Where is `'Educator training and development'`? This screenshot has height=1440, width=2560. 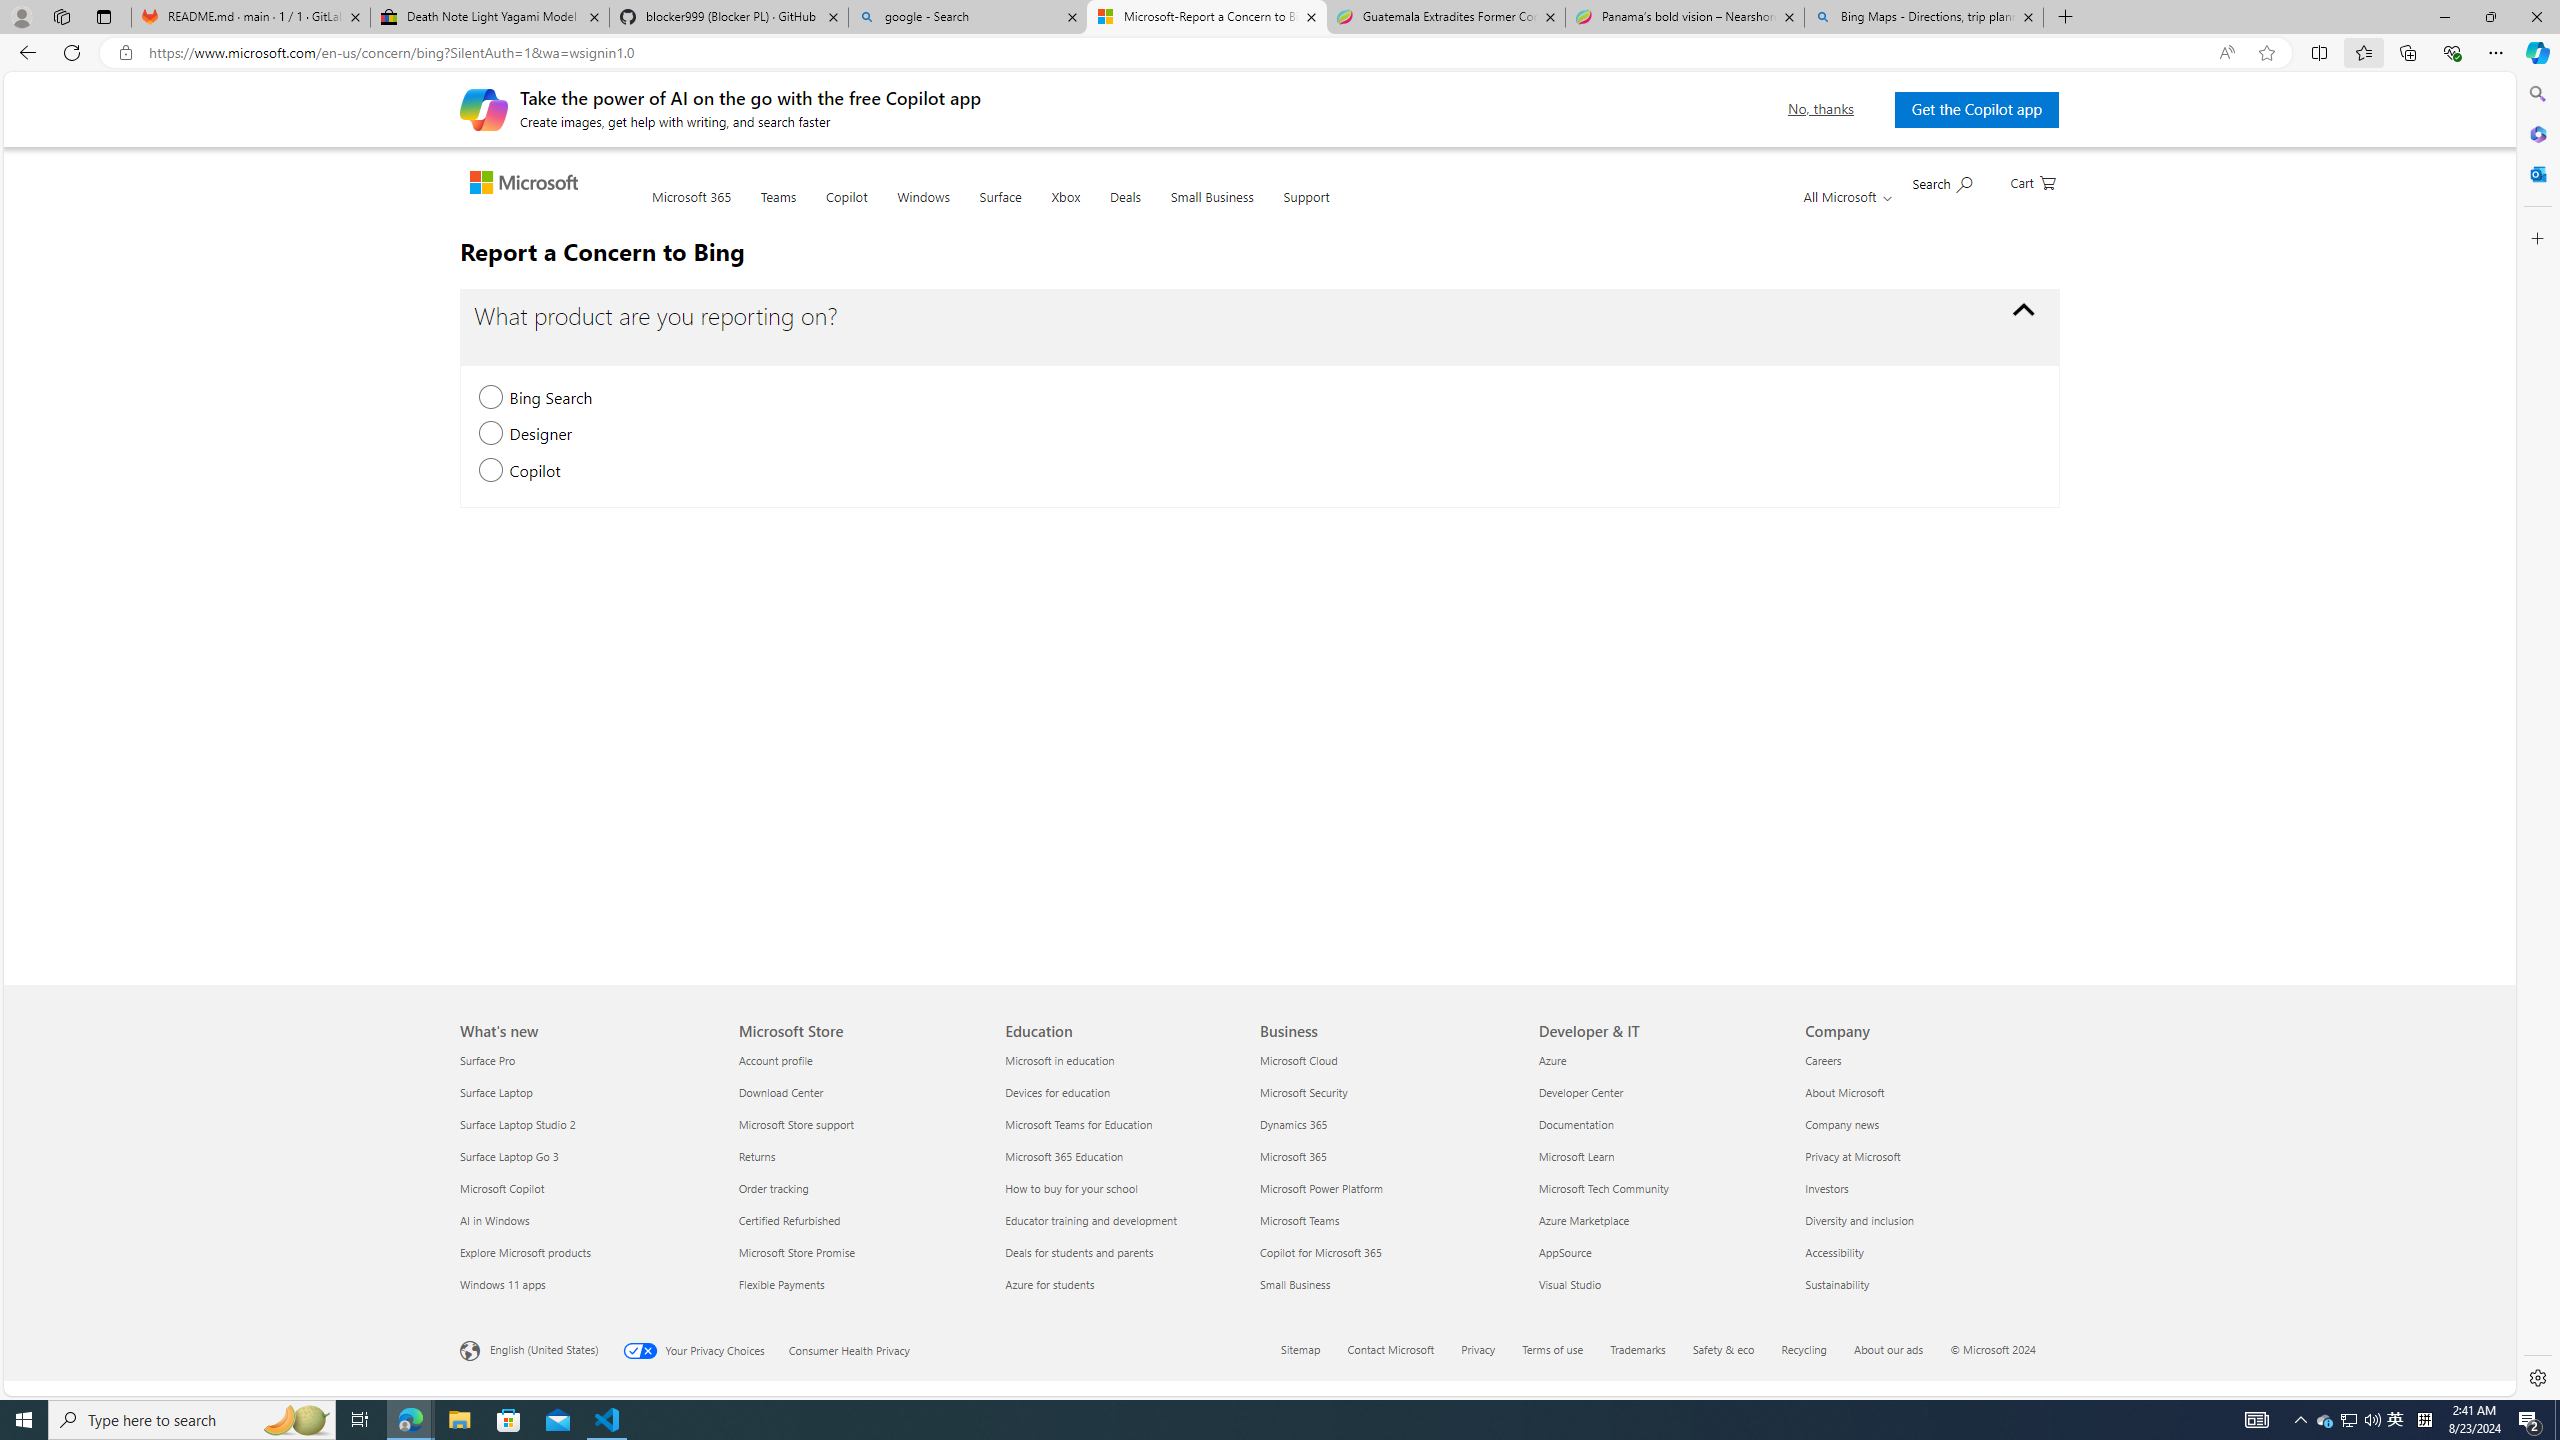 'Educator training and development' is located at coordinates (1126, 1219).